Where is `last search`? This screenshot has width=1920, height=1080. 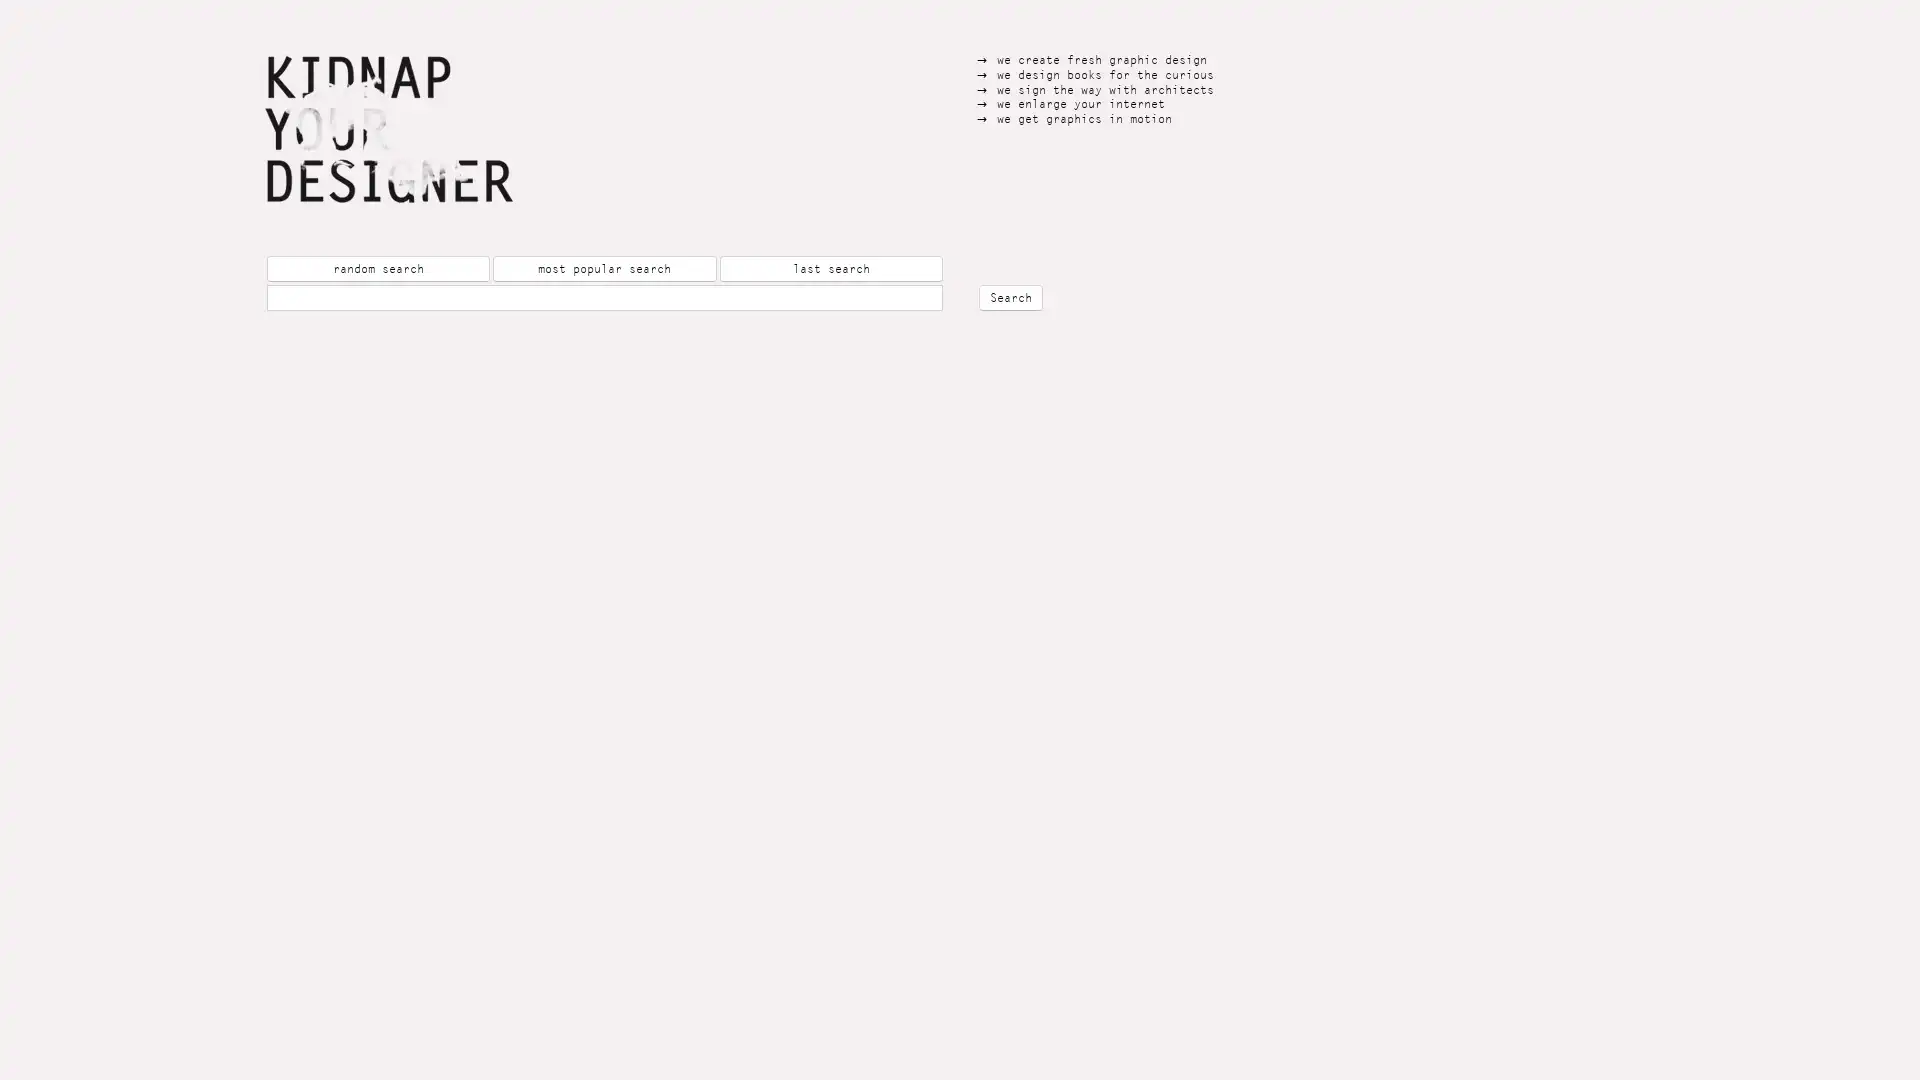
last search is located at coordinates (830, 268).